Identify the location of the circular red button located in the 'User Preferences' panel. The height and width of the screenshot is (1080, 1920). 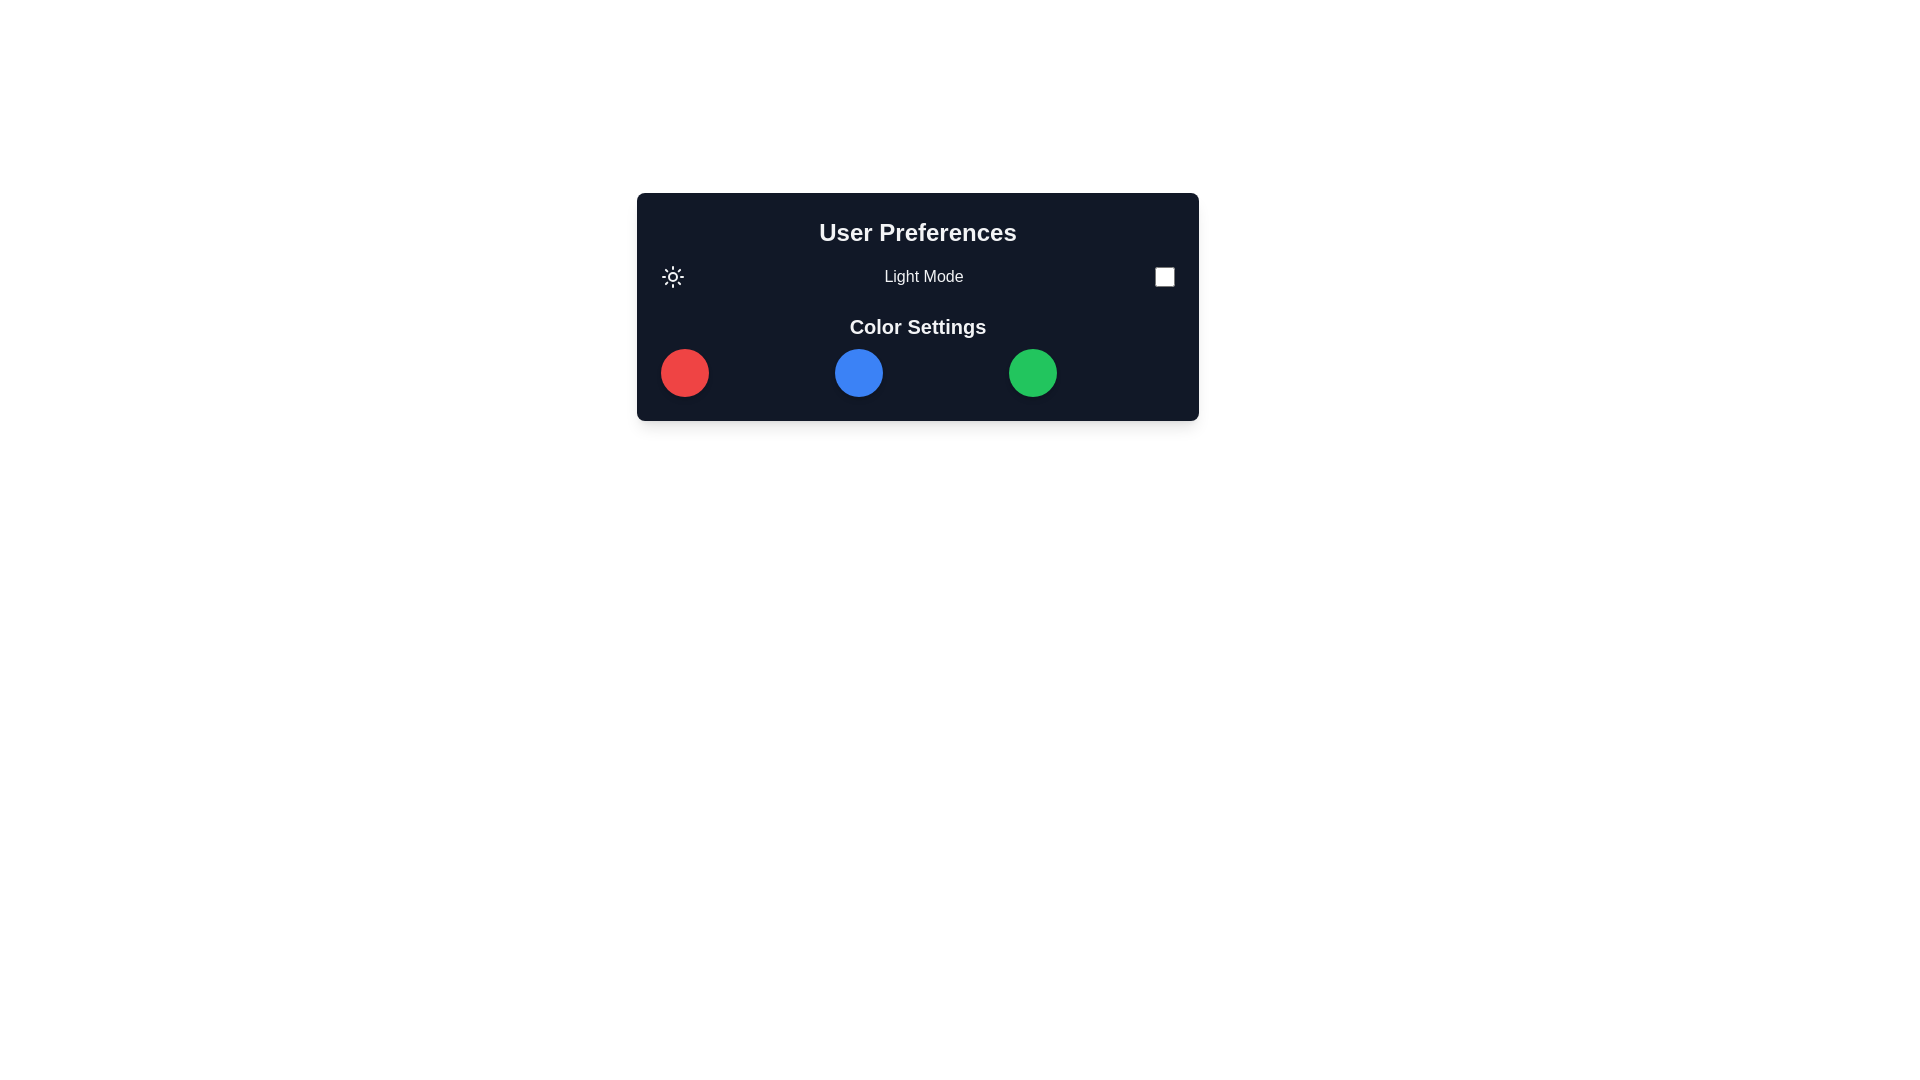
(685, 373).